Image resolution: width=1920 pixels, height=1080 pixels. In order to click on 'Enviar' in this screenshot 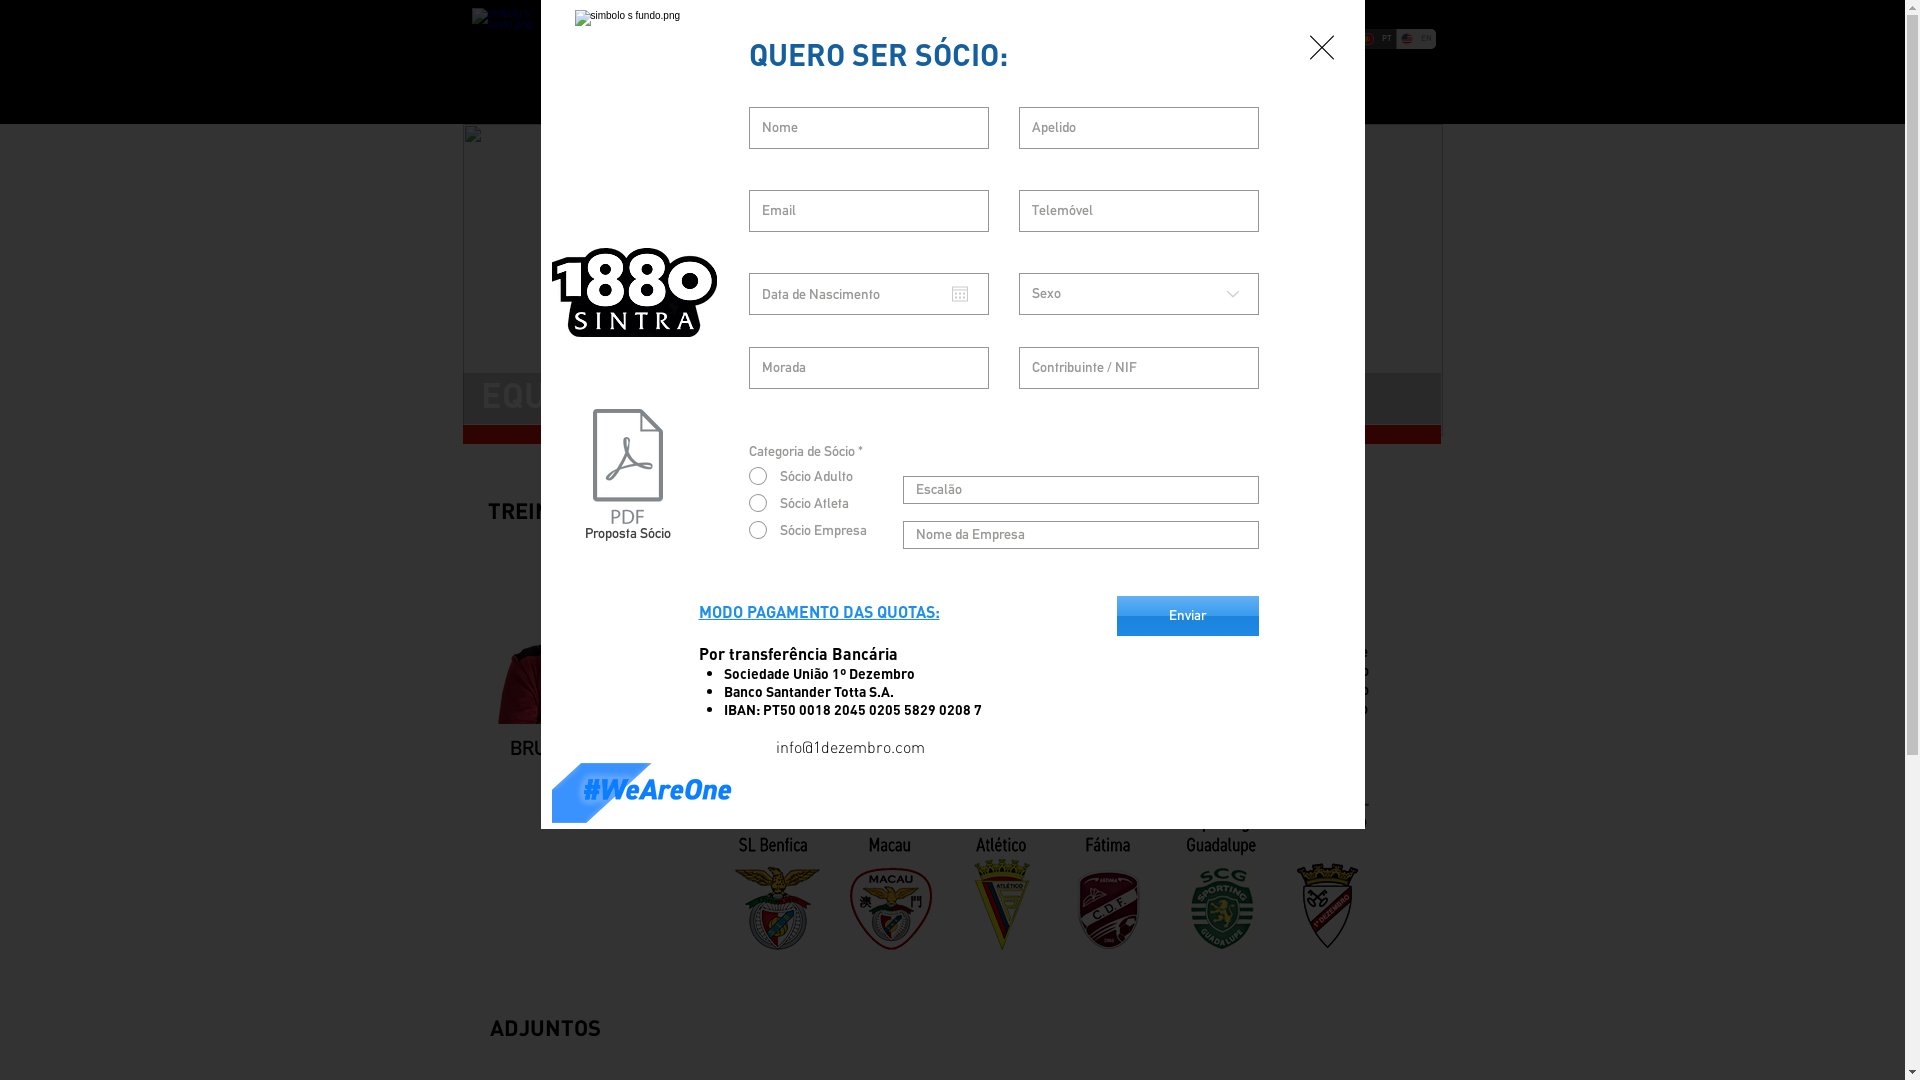, I will do `click(1186, 615)`.